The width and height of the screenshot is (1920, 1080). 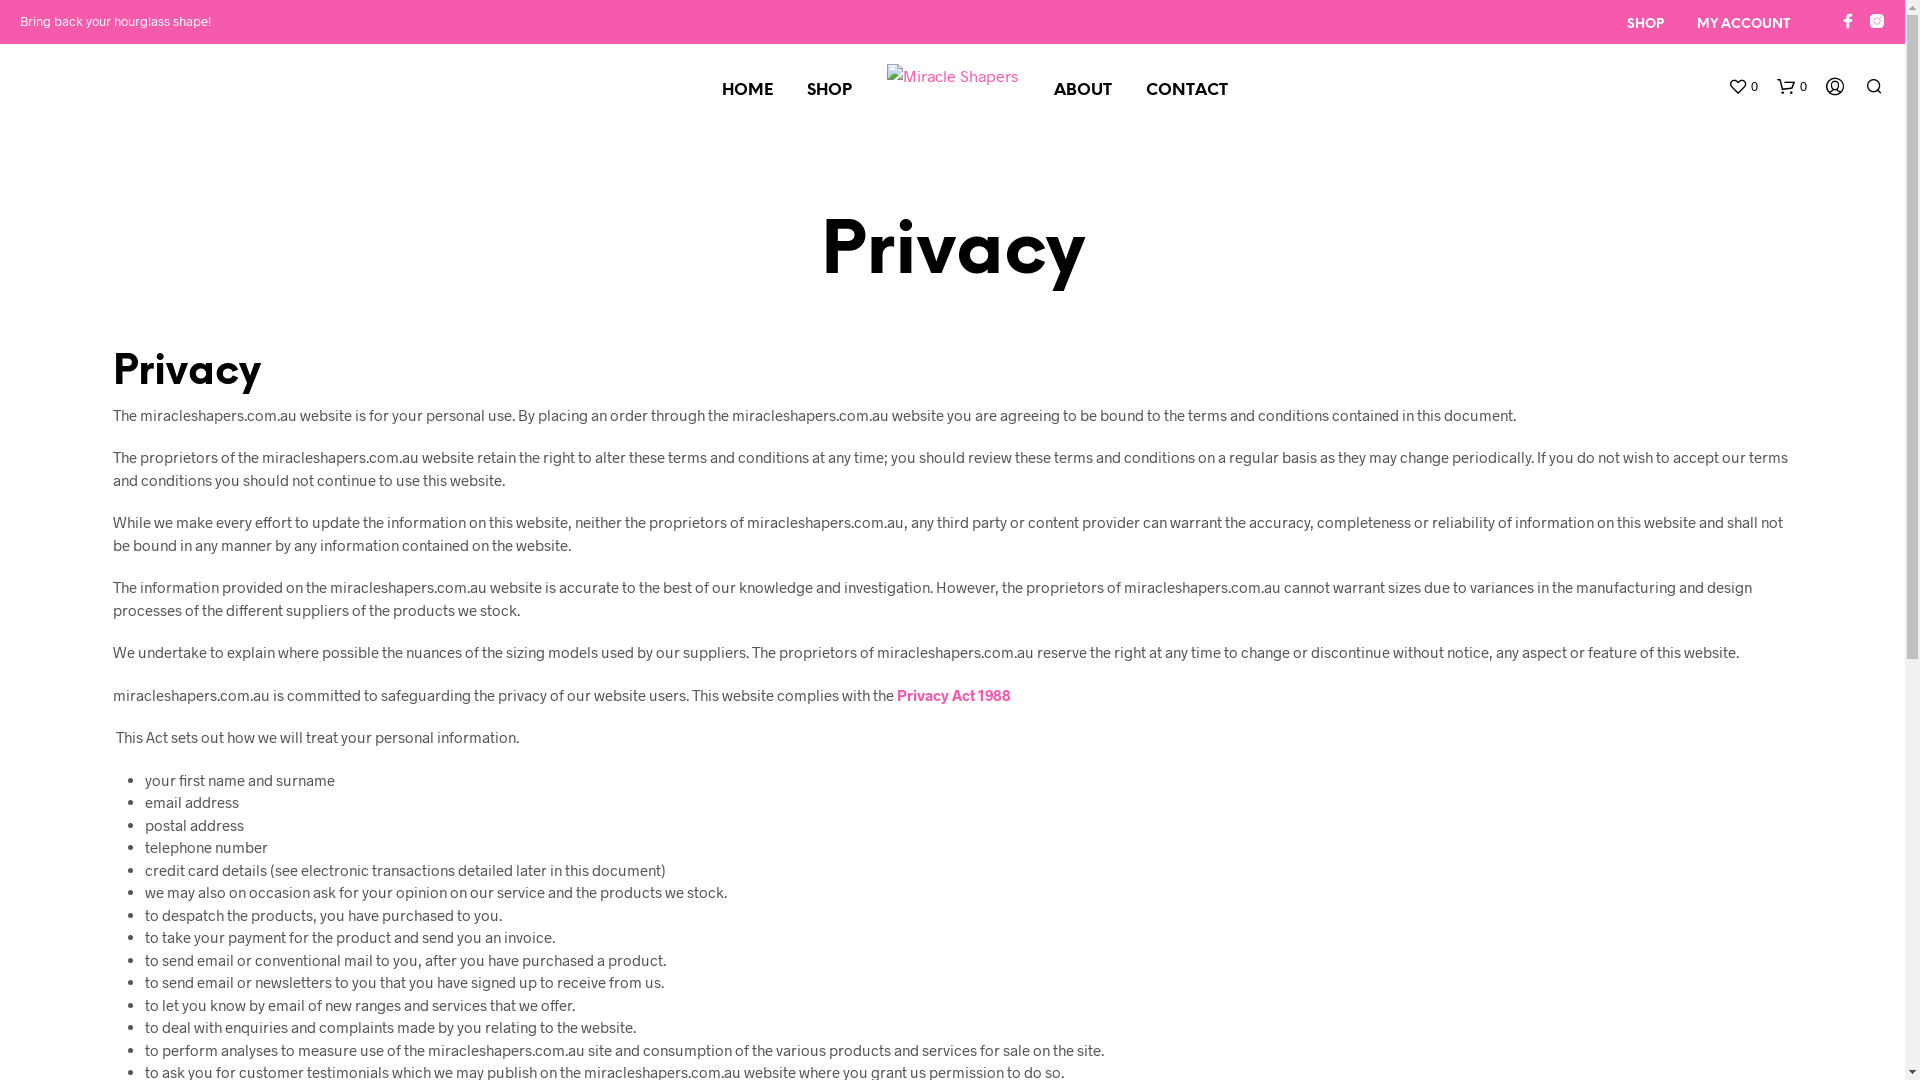 What do you see at coordinates (1037, 91) in the screenshot?
I see `'ABOUT'` at bounding box center [1037, 91].